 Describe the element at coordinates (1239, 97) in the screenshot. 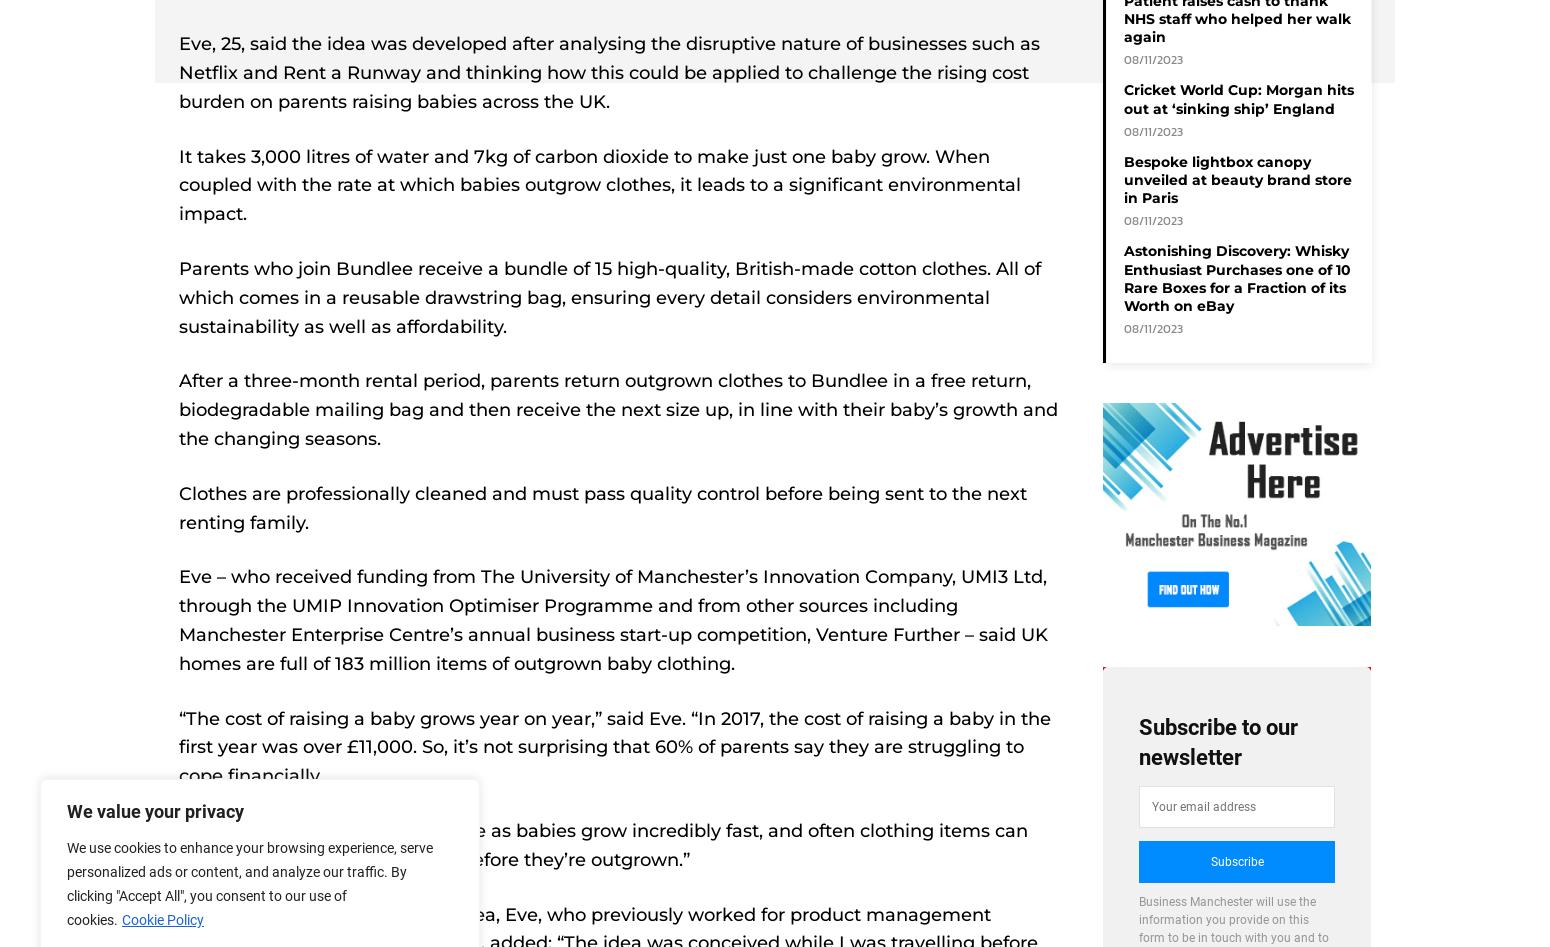

I see `'Cricket World Cup: Morgan hits out at ‘sinking ship’ England'` at that location.